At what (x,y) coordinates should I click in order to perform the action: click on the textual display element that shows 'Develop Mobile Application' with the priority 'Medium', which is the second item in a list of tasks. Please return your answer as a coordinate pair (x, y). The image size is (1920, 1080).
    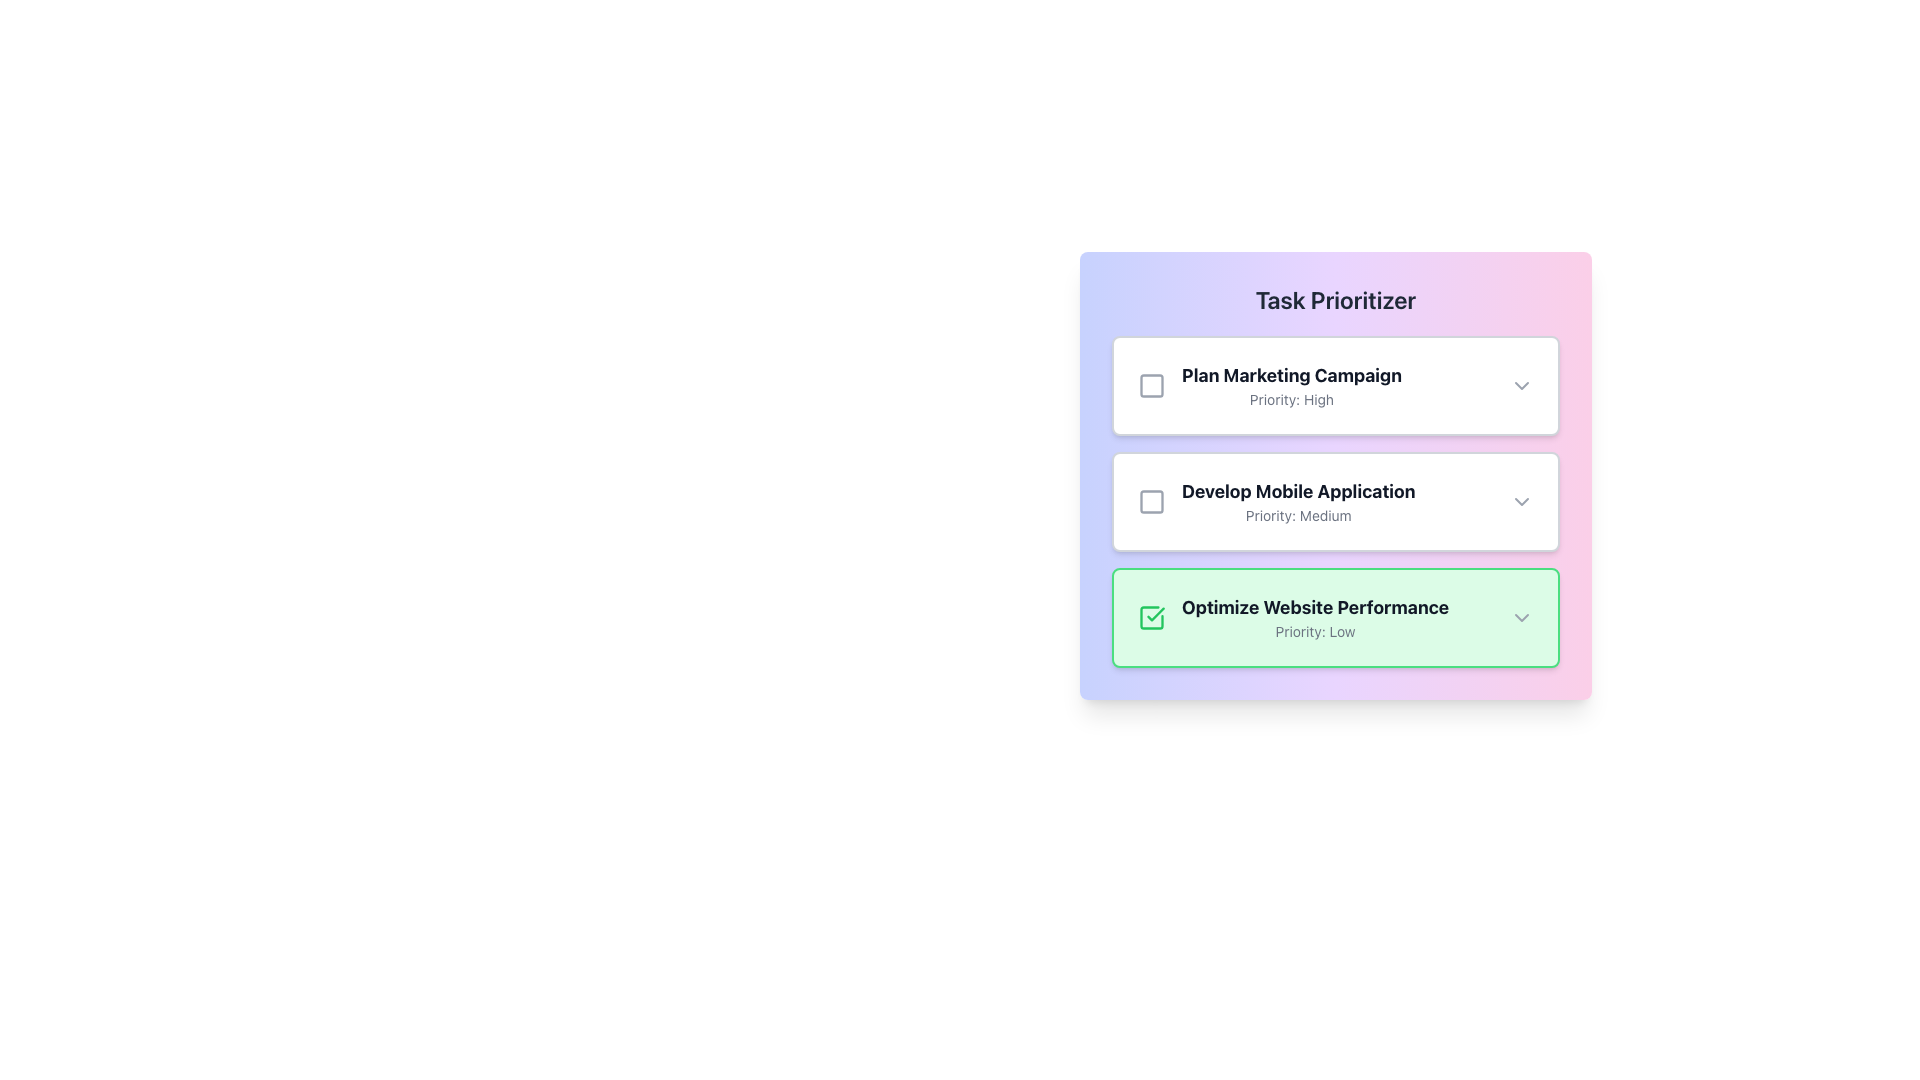
    Looking at the image, I should click on (1298, 500).